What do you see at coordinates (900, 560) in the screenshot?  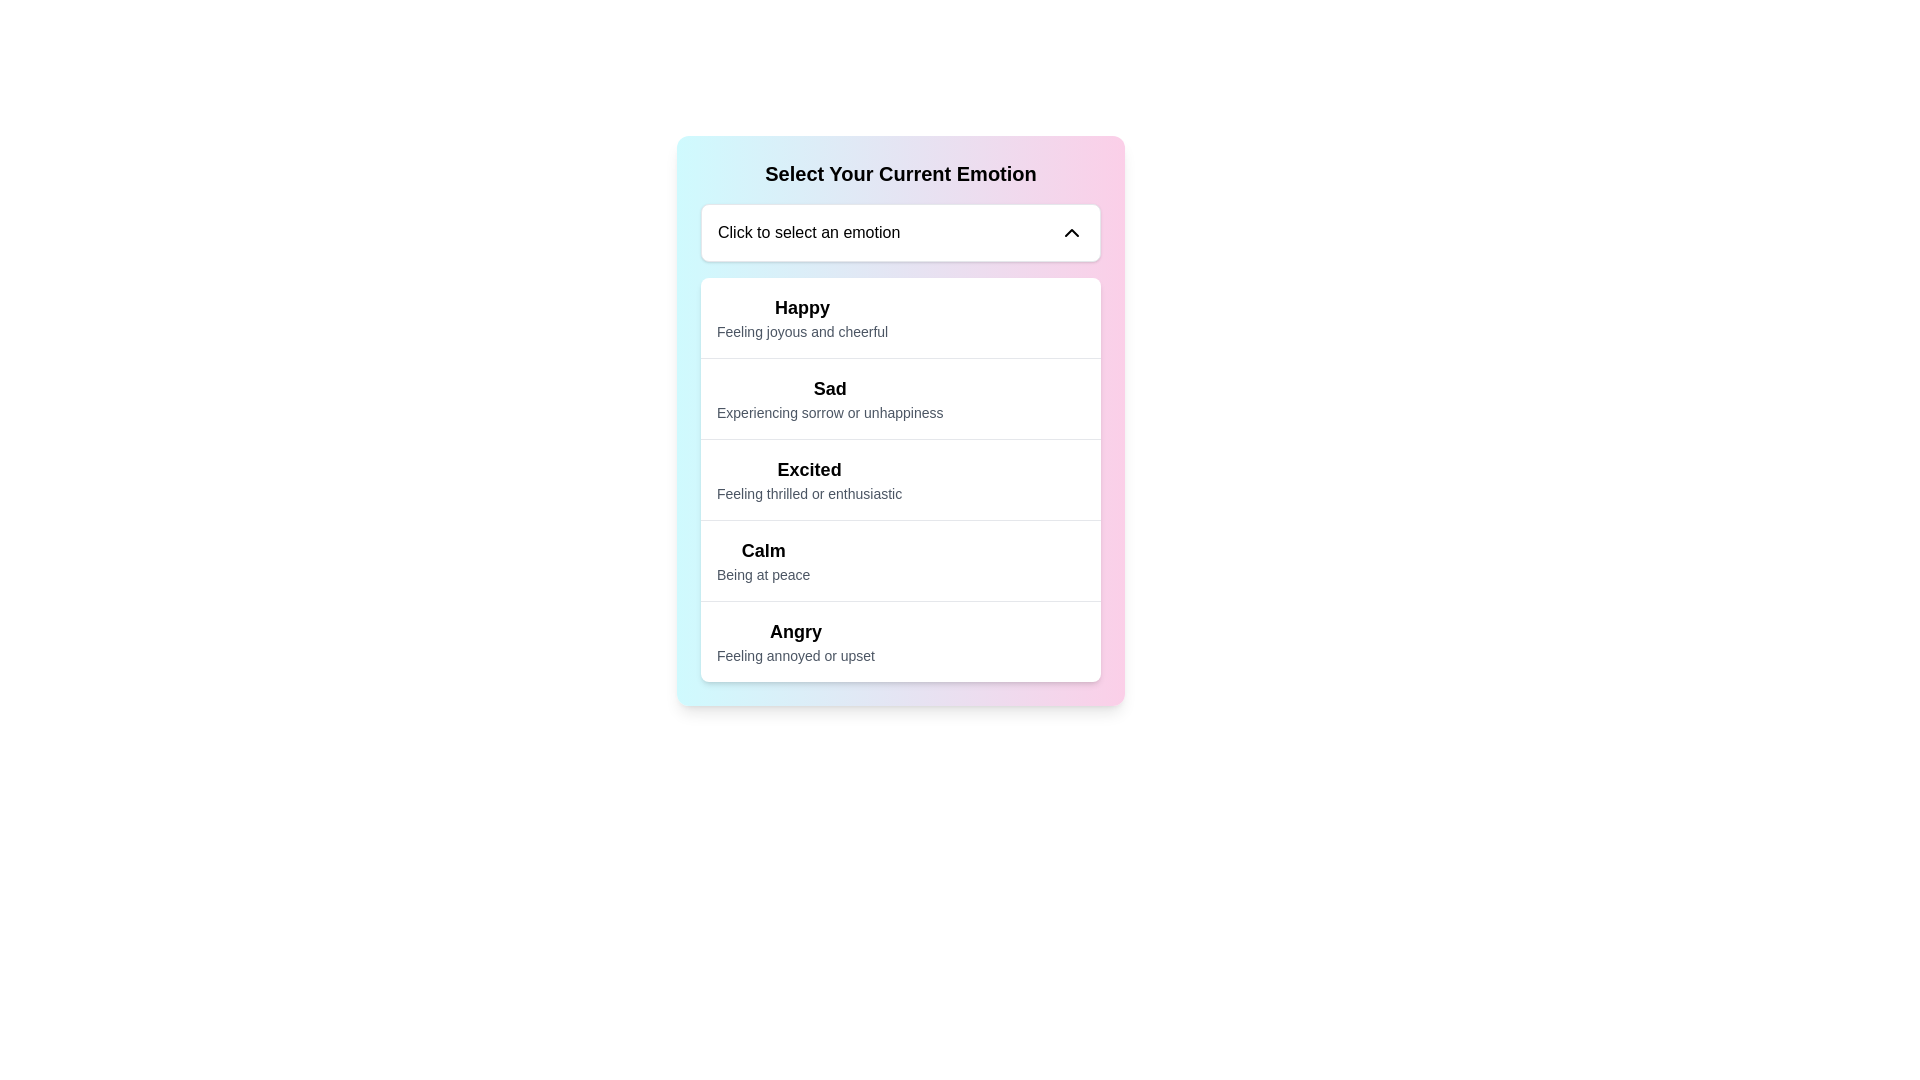 I see `the list item displaying the emotion 'Calm', which is the fourth entry in a vertical list of emotions, located between 'Excited' and 'Angry'` at bounding box center [900, 560].